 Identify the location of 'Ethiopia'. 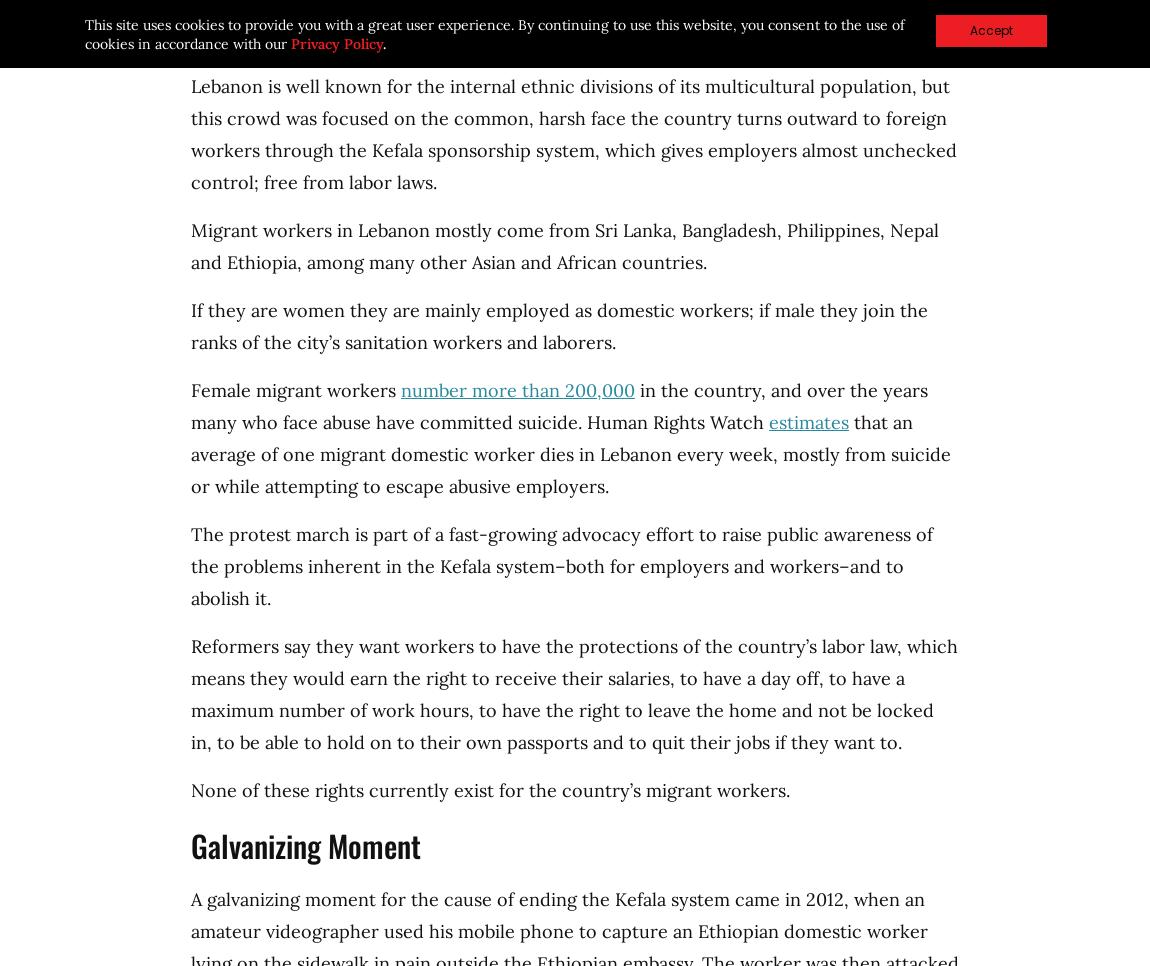
(226, 262).